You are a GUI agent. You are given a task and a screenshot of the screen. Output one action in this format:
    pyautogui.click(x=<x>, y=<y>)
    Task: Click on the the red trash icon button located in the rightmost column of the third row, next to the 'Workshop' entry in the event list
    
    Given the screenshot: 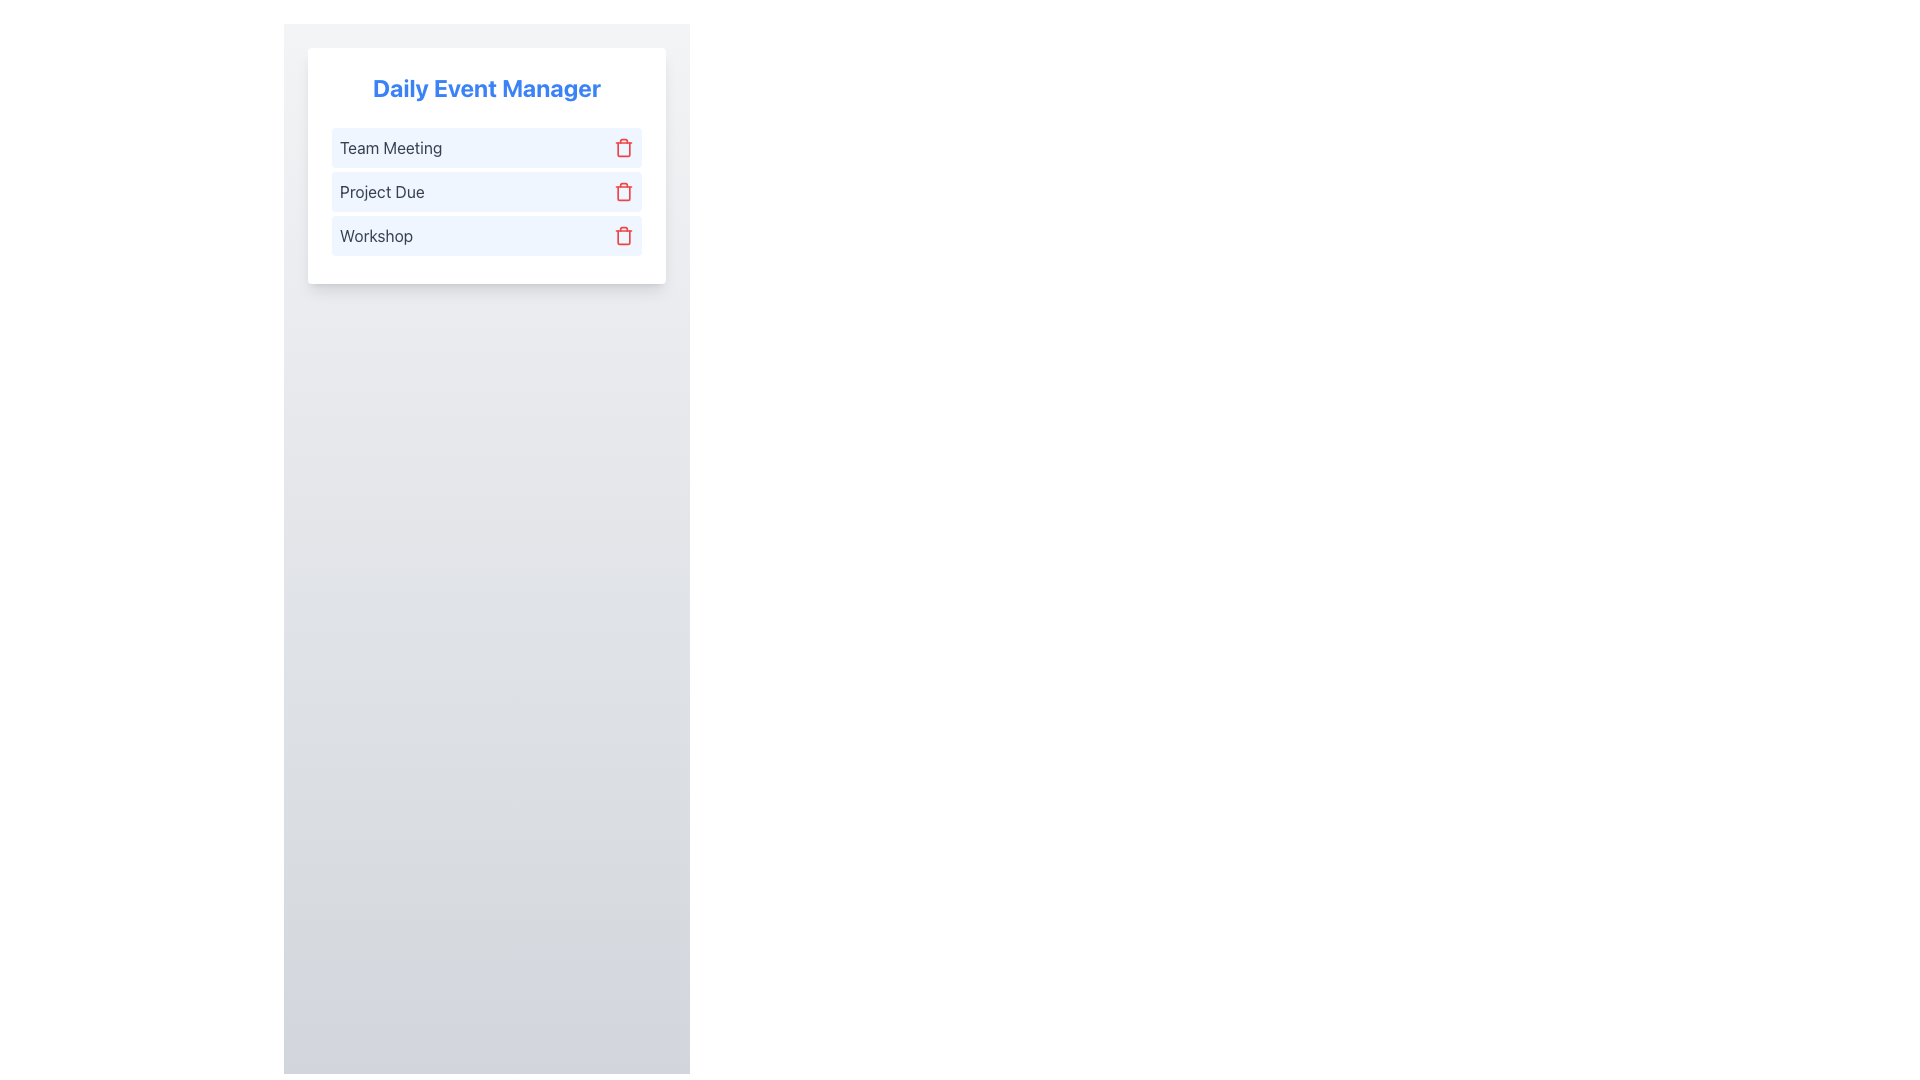 What is the action you would take?
    pyautogui.click(x=623, y=235)
    